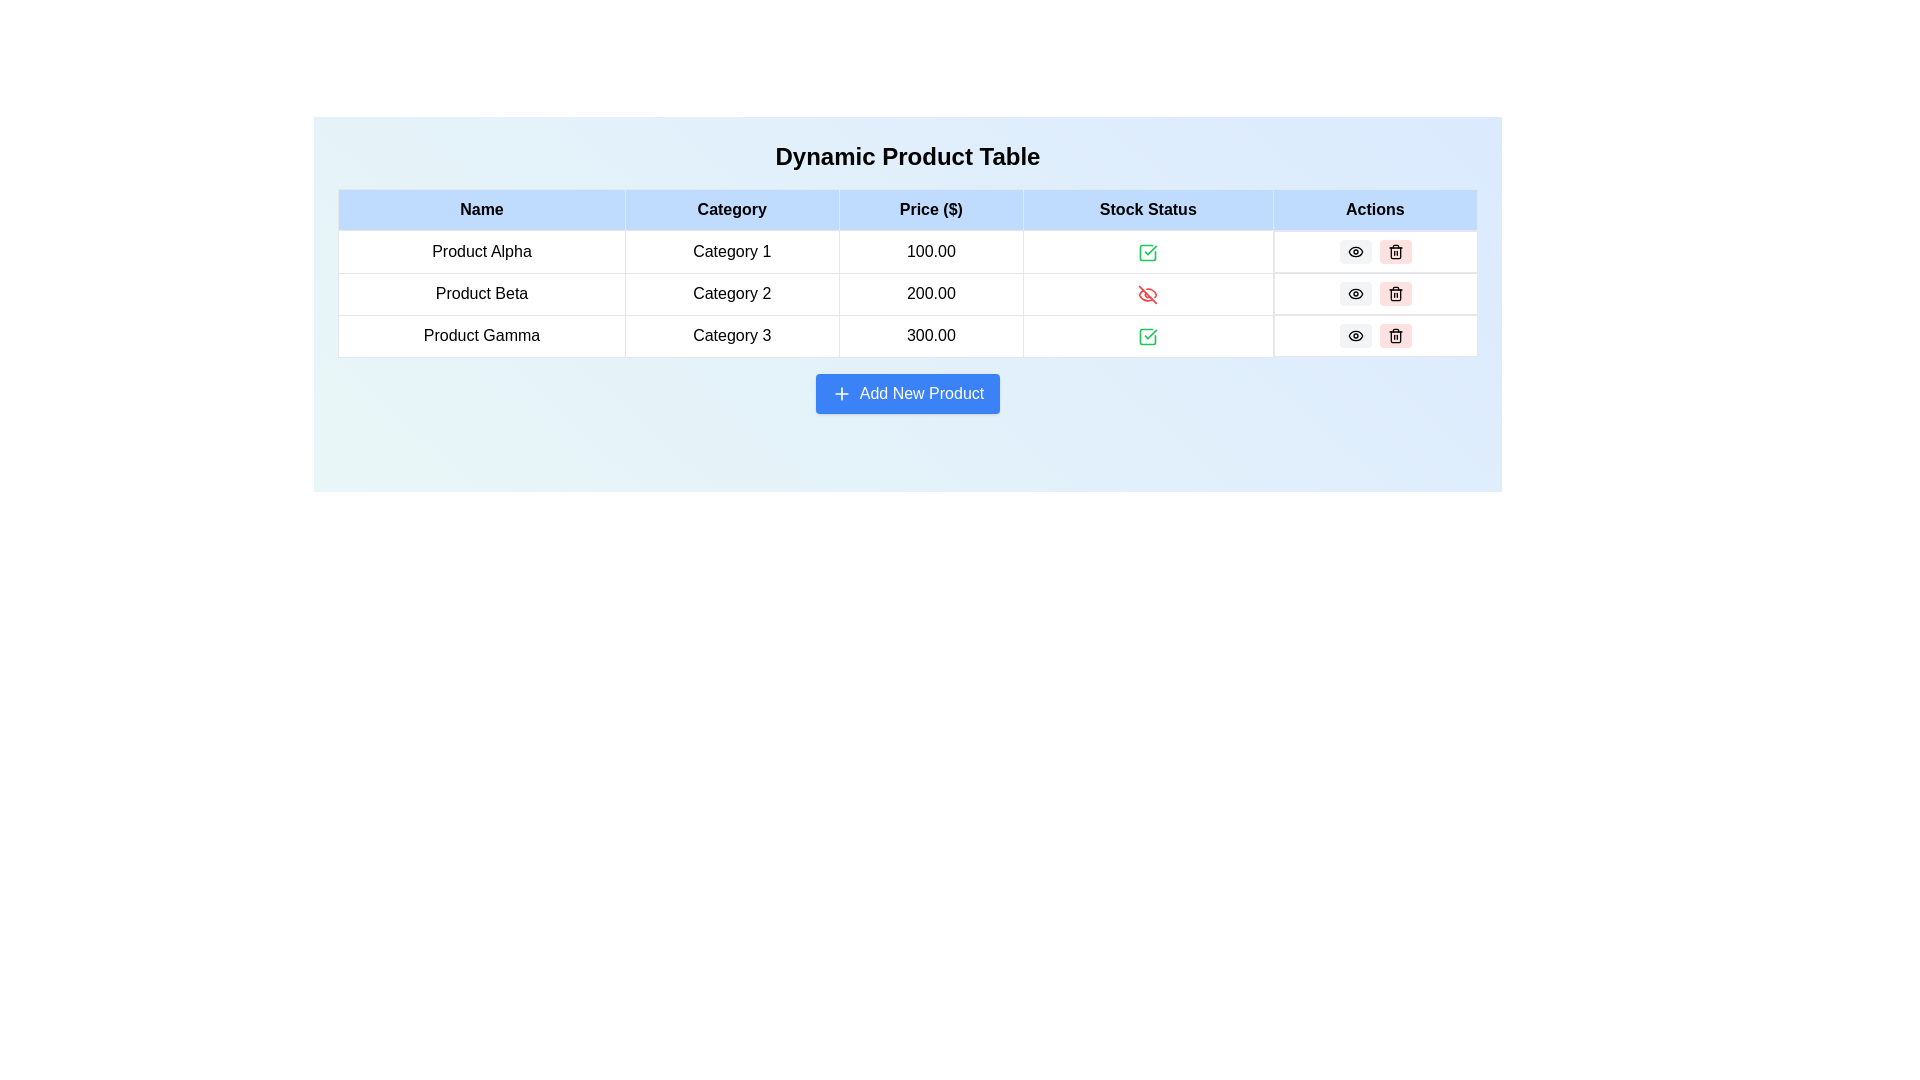 The height and width of the screenshot is (1080, 1920). What do you see at coordinates (906, 393) in the screenshot?
I see `the 'Add New Product' button with a blue background and white text` at bounding box center [906, 393].